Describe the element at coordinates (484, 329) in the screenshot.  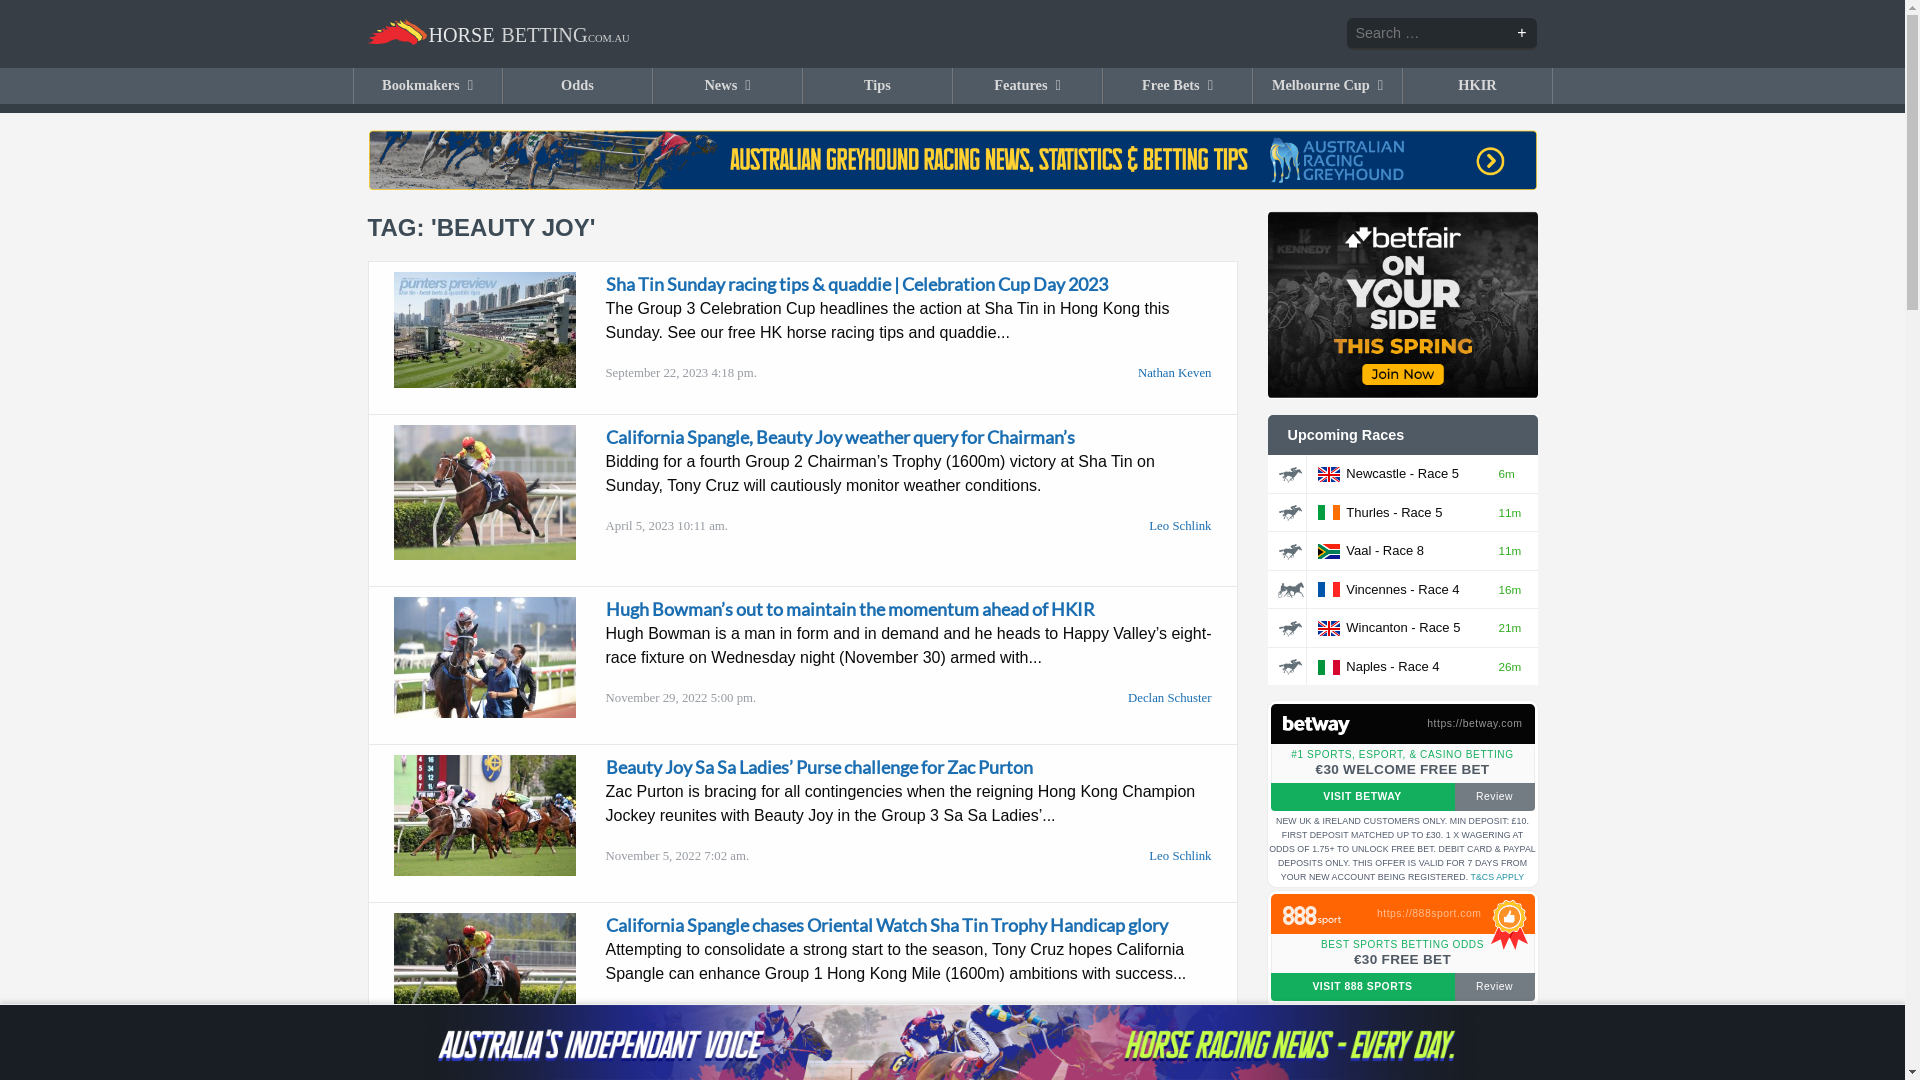
I see `'Sha Tin Preview'` at that location.